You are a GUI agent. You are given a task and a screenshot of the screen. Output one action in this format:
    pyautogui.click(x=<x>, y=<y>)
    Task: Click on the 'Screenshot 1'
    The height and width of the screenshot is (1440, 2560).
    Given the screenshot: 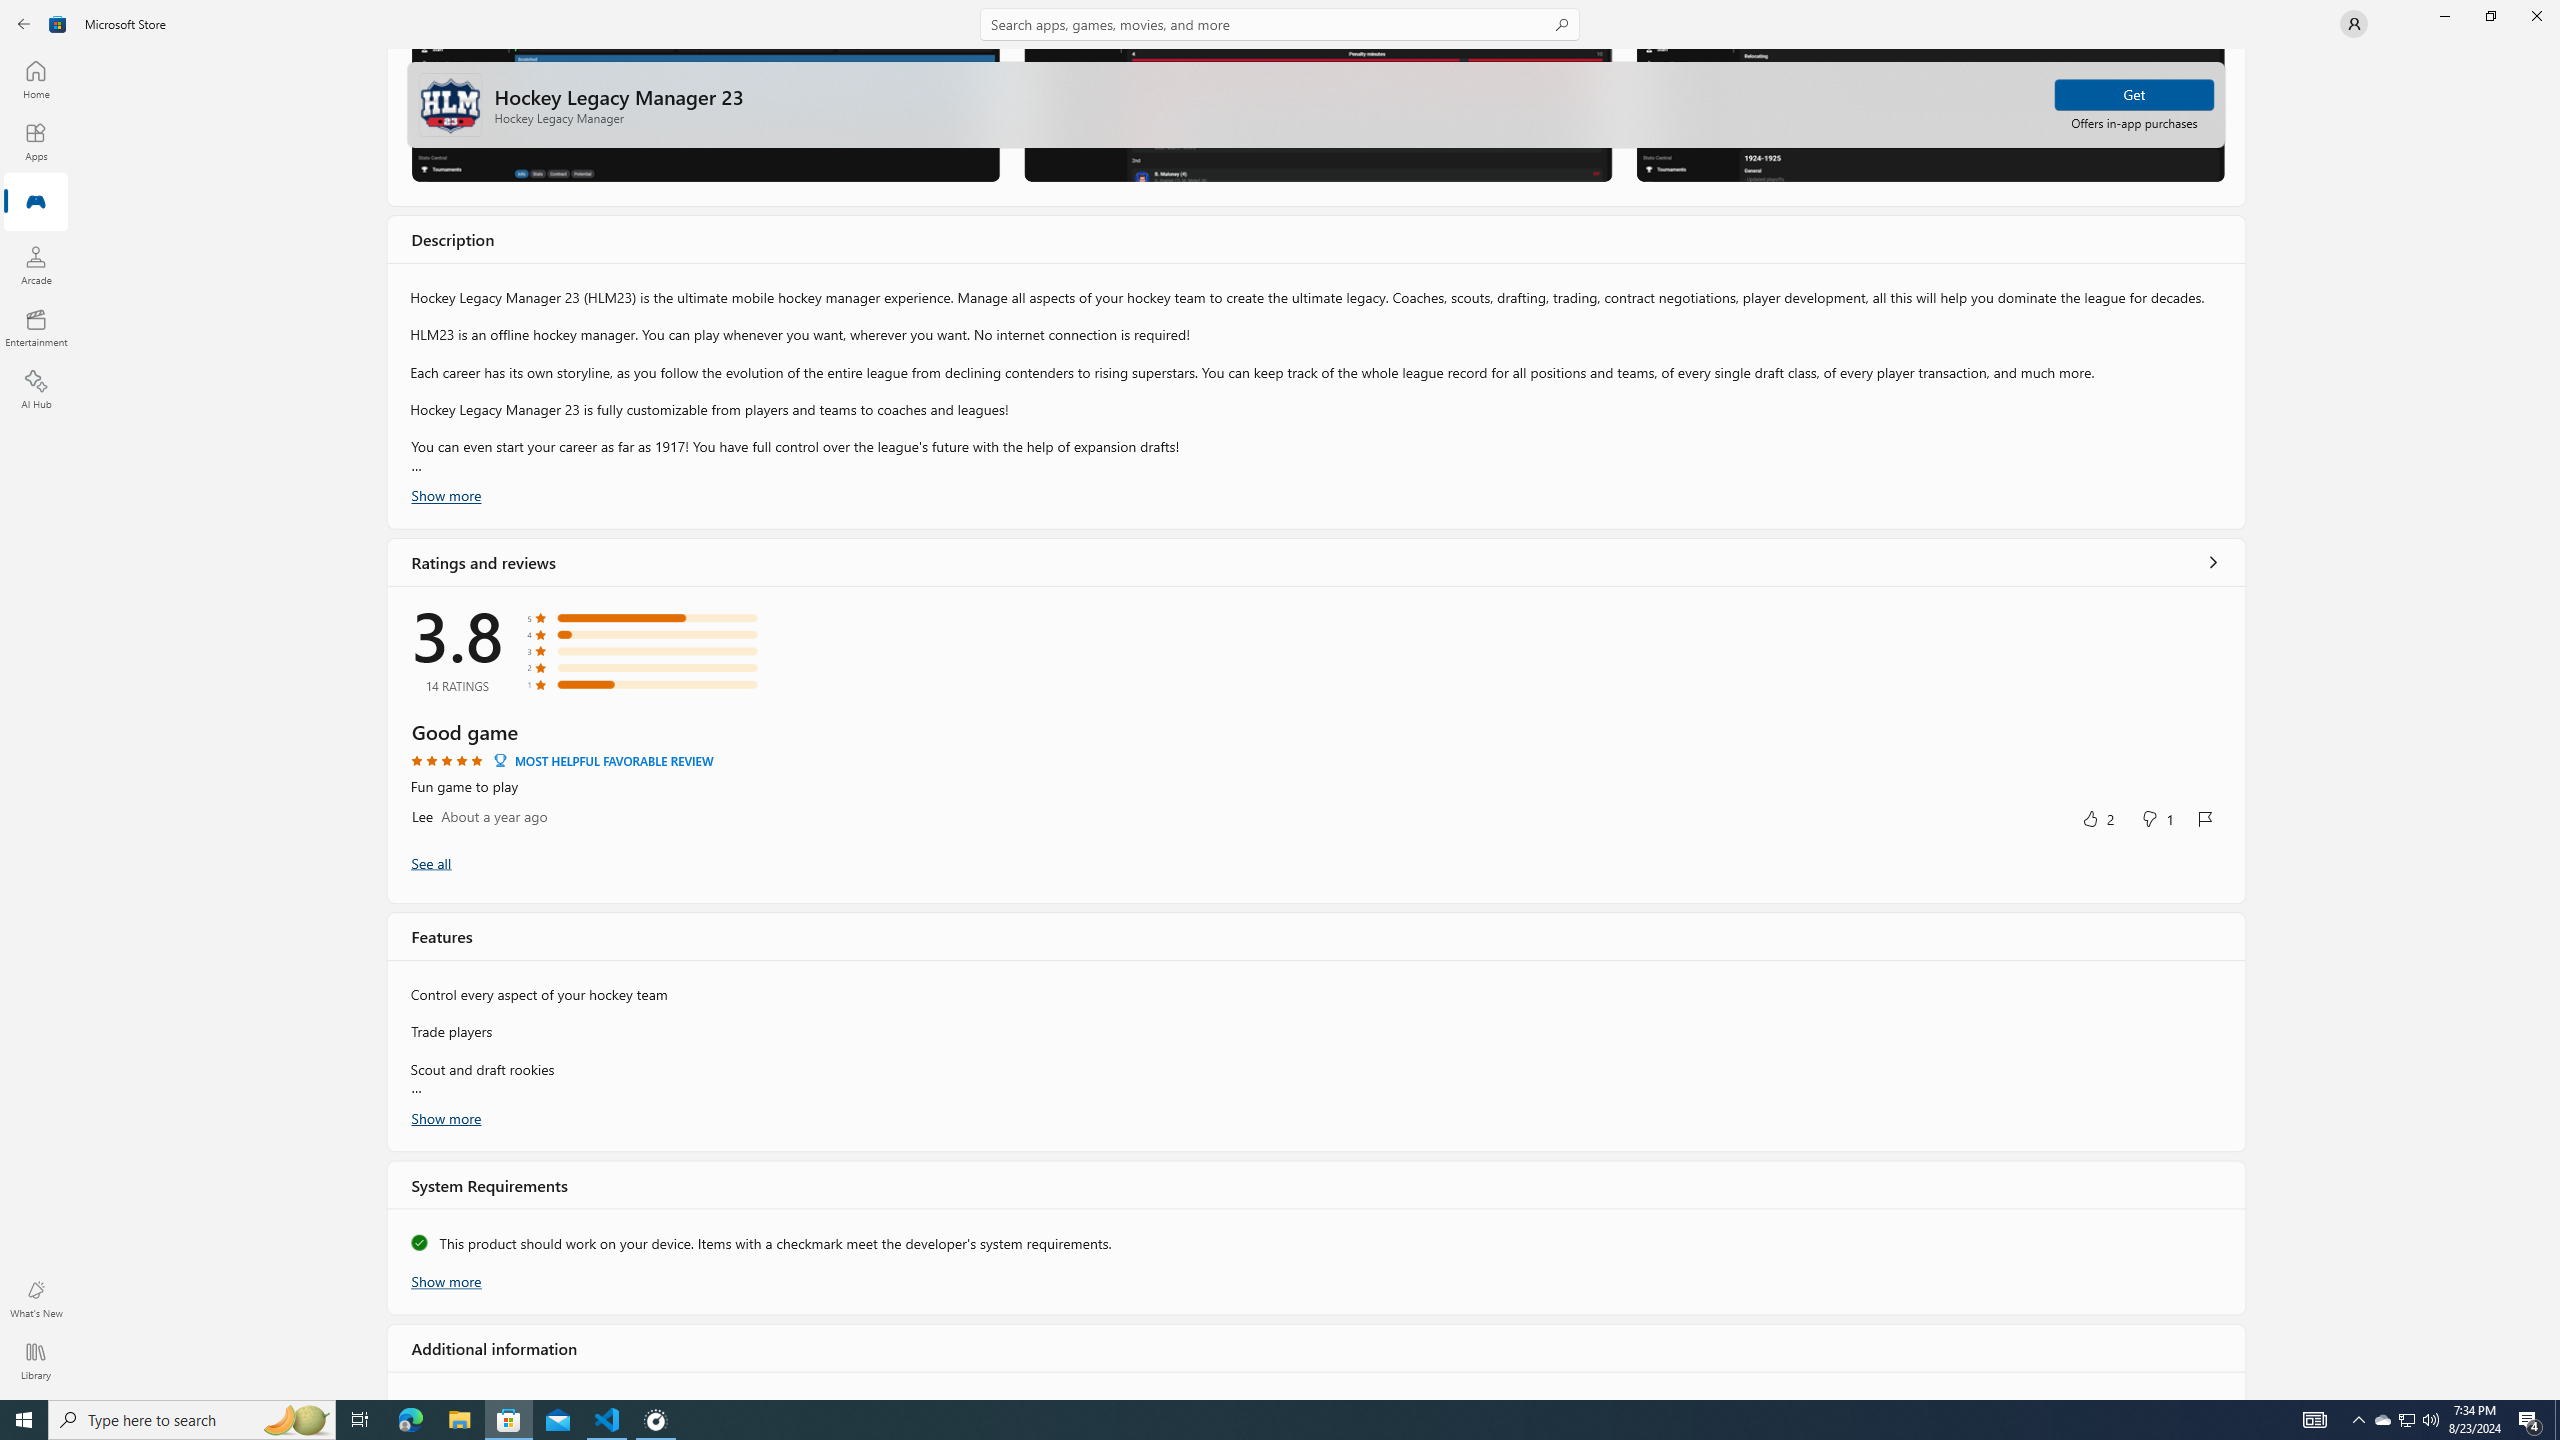 What is the action you would take?
    pyautogui.click(x=705, y=114)
    